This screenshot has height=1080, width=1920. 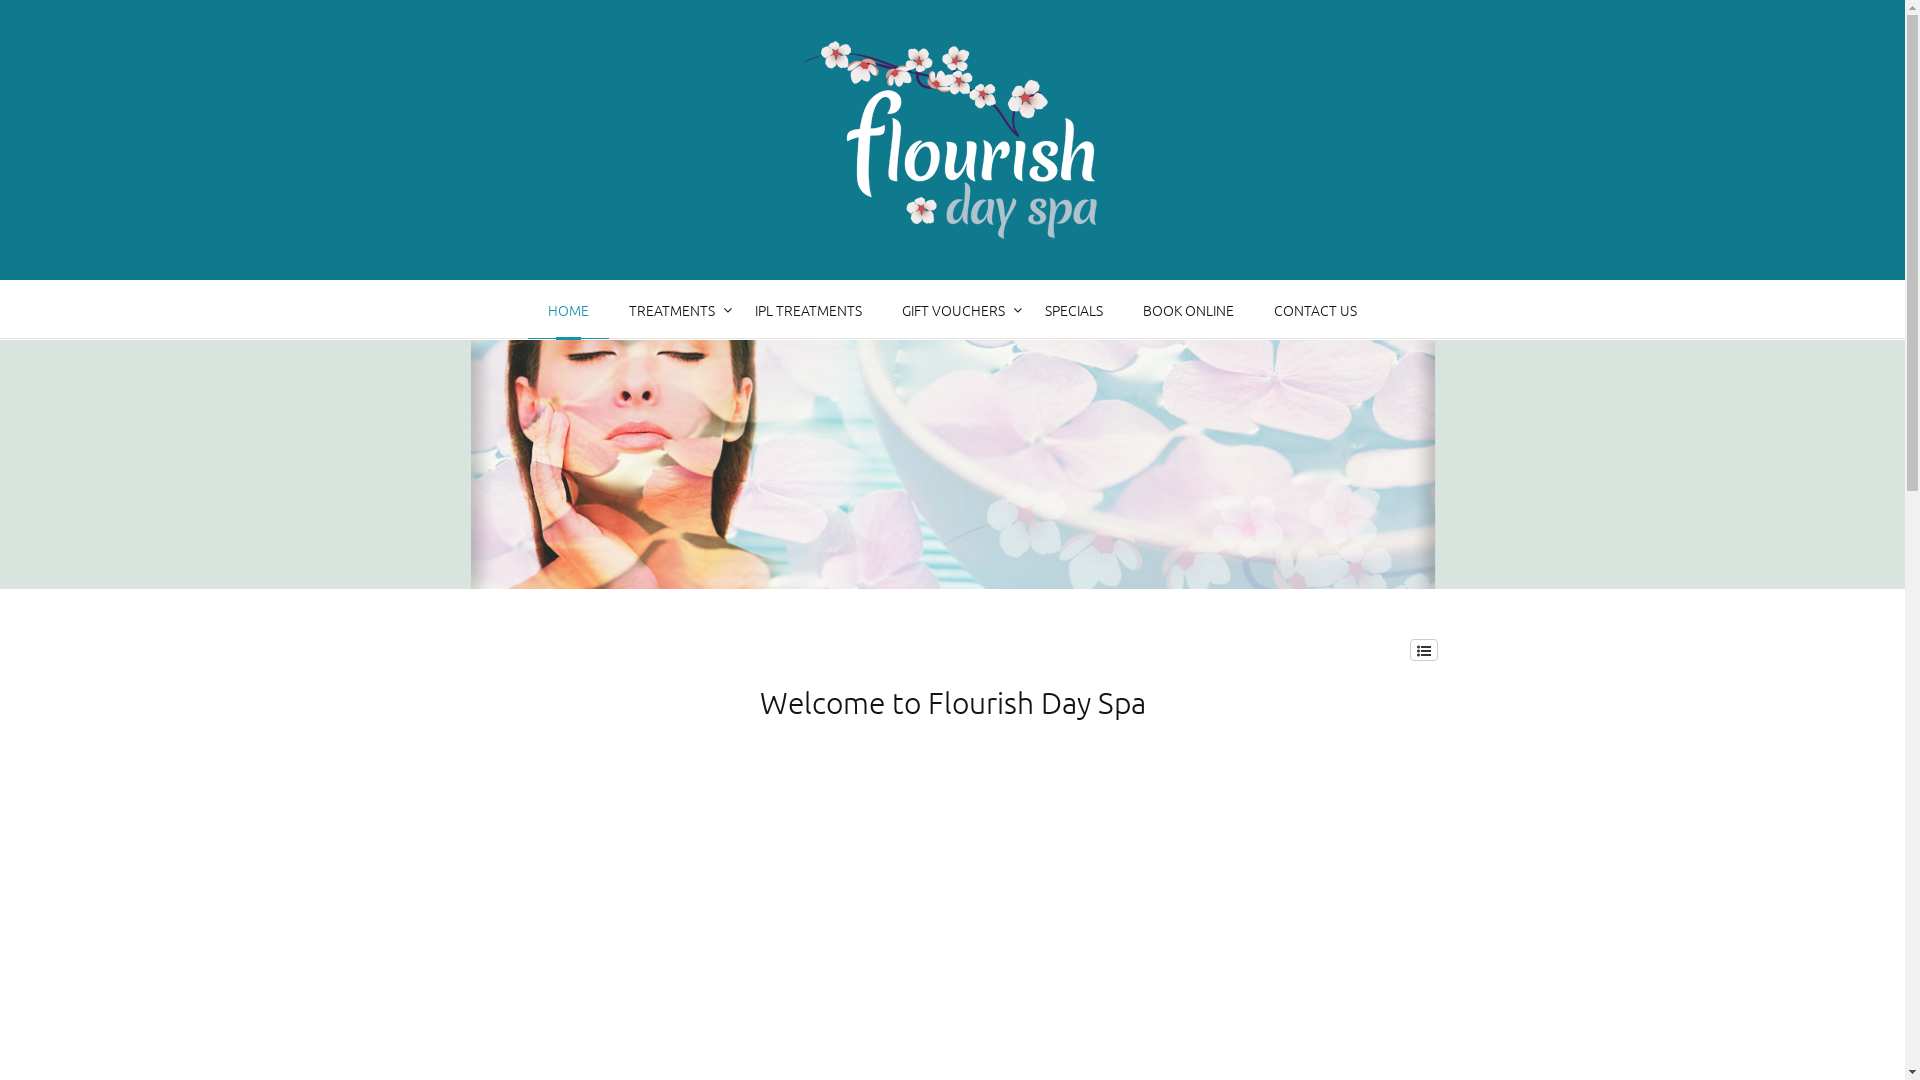 I want to click on 'IPL TREATMENTS', so click(x=808, y=309).